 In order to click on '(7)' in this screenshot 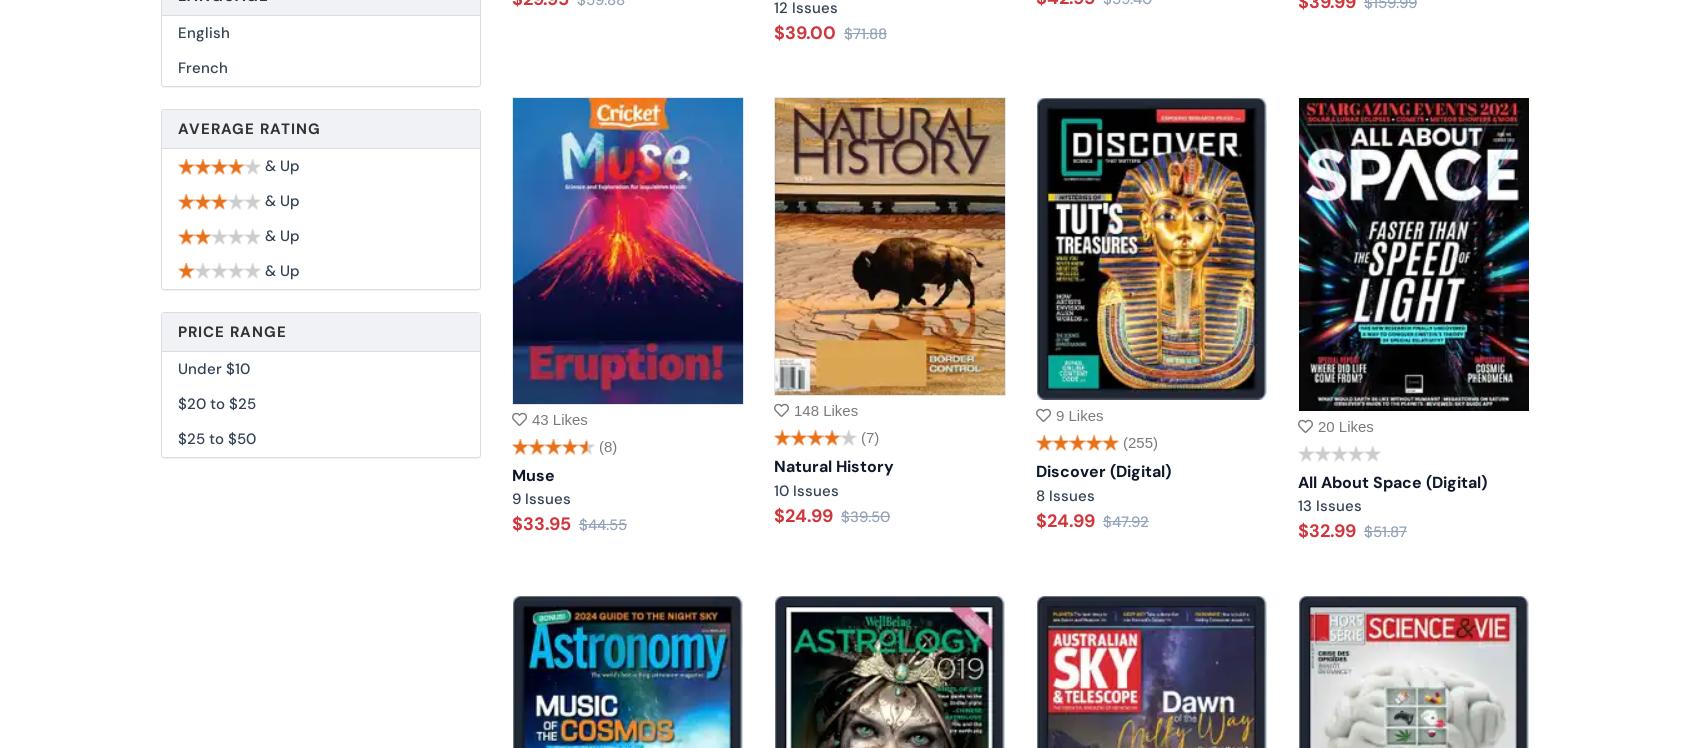, I will do `click(869, 436)`.